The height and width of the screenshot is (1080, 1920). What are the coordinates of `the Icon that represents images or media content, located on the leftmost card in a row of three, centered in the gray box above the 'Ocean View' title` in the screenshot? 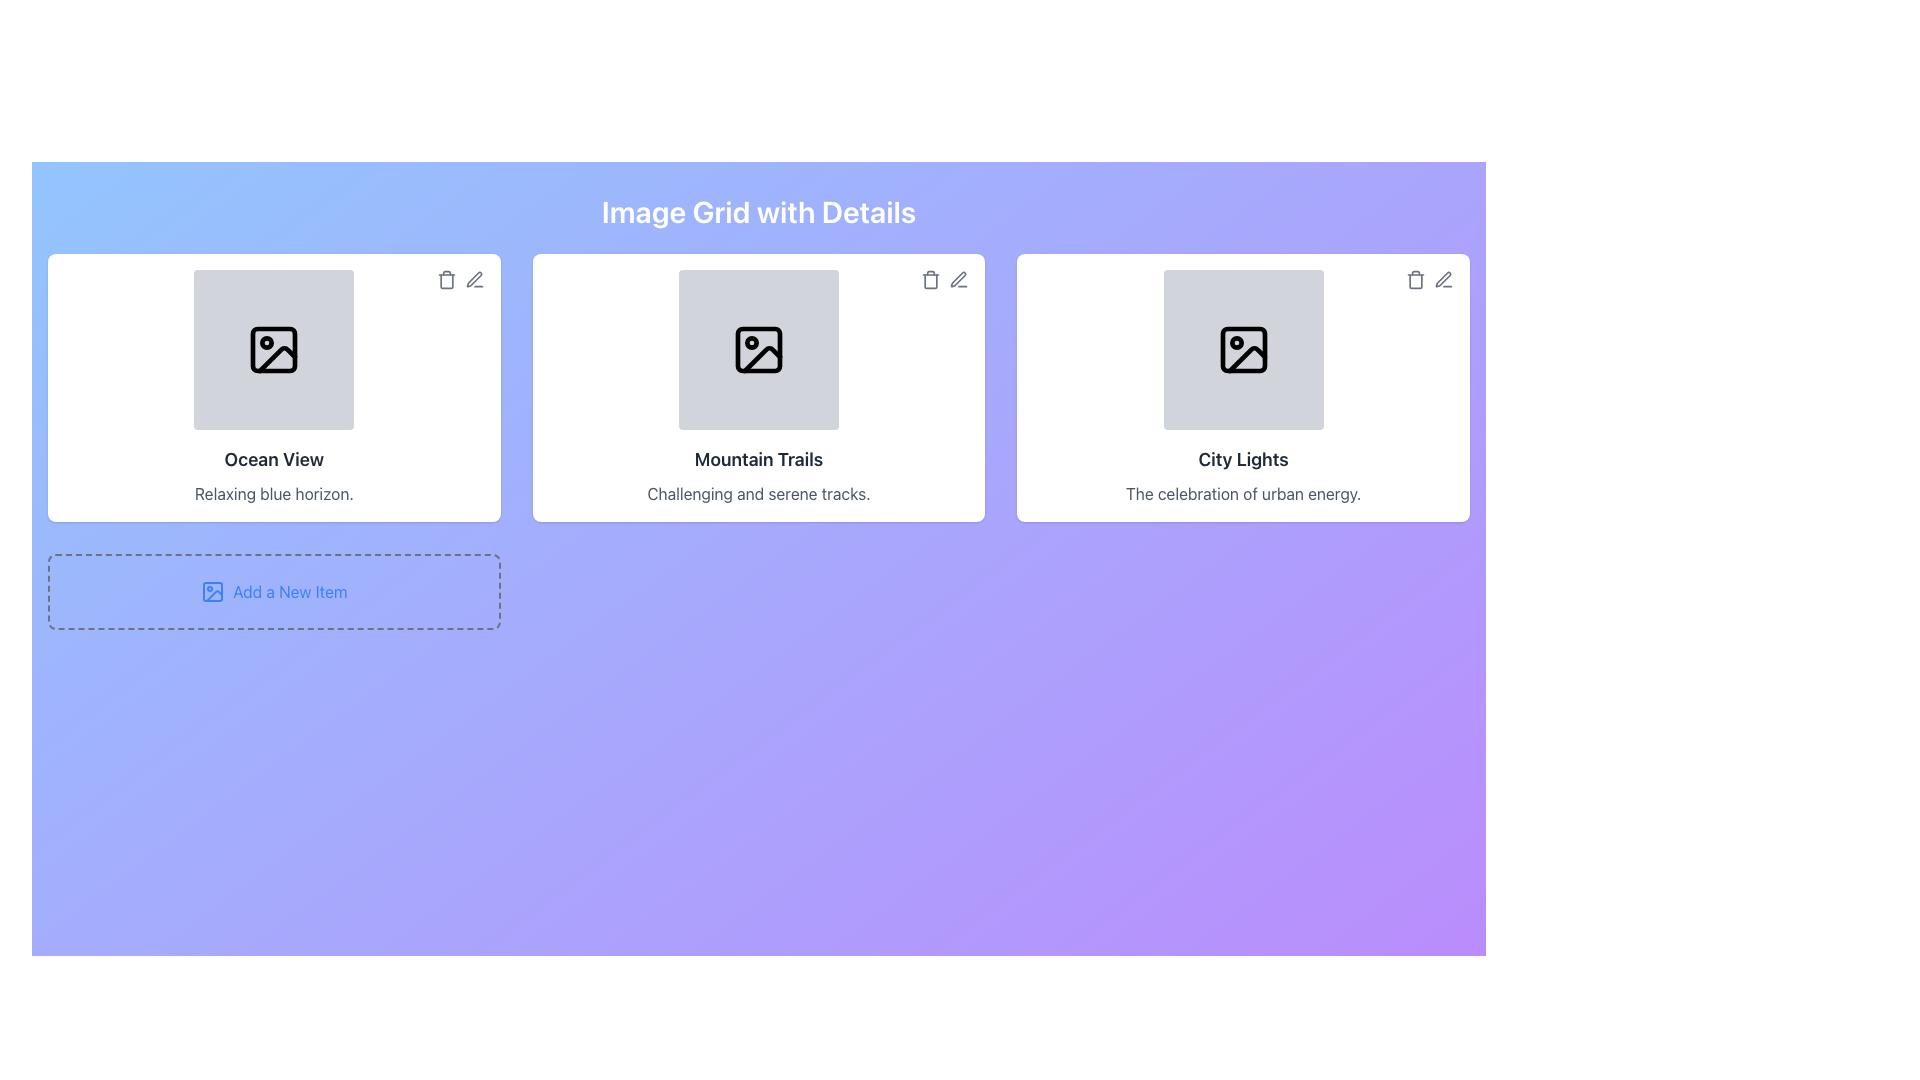 It's located at (273, 349).